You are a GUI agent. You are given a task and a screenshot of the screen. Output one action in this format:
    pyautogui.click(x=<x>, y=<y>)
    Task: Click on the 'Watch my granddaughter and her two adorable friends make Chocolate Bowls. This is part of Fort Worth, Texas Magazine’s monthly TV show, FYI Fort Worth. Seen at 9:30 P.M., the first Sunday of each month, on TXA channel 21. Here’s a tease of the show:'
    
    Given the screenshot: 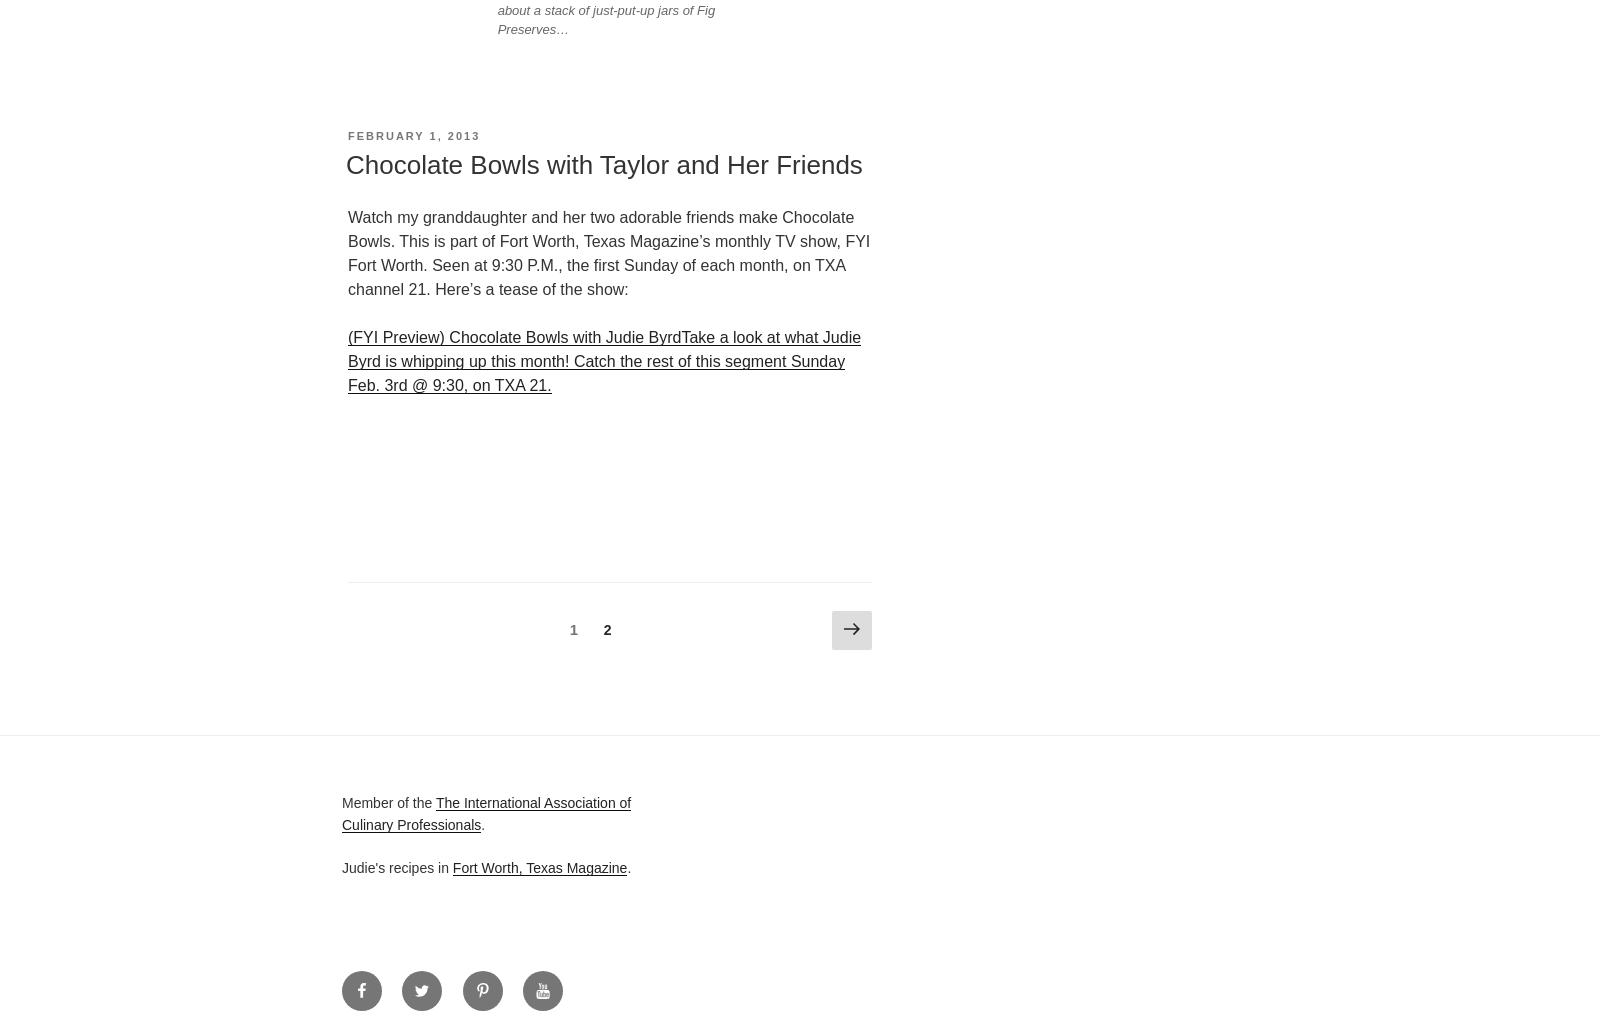 What is the action you would take?
    pyautogui.click(x=608, y=252)
    